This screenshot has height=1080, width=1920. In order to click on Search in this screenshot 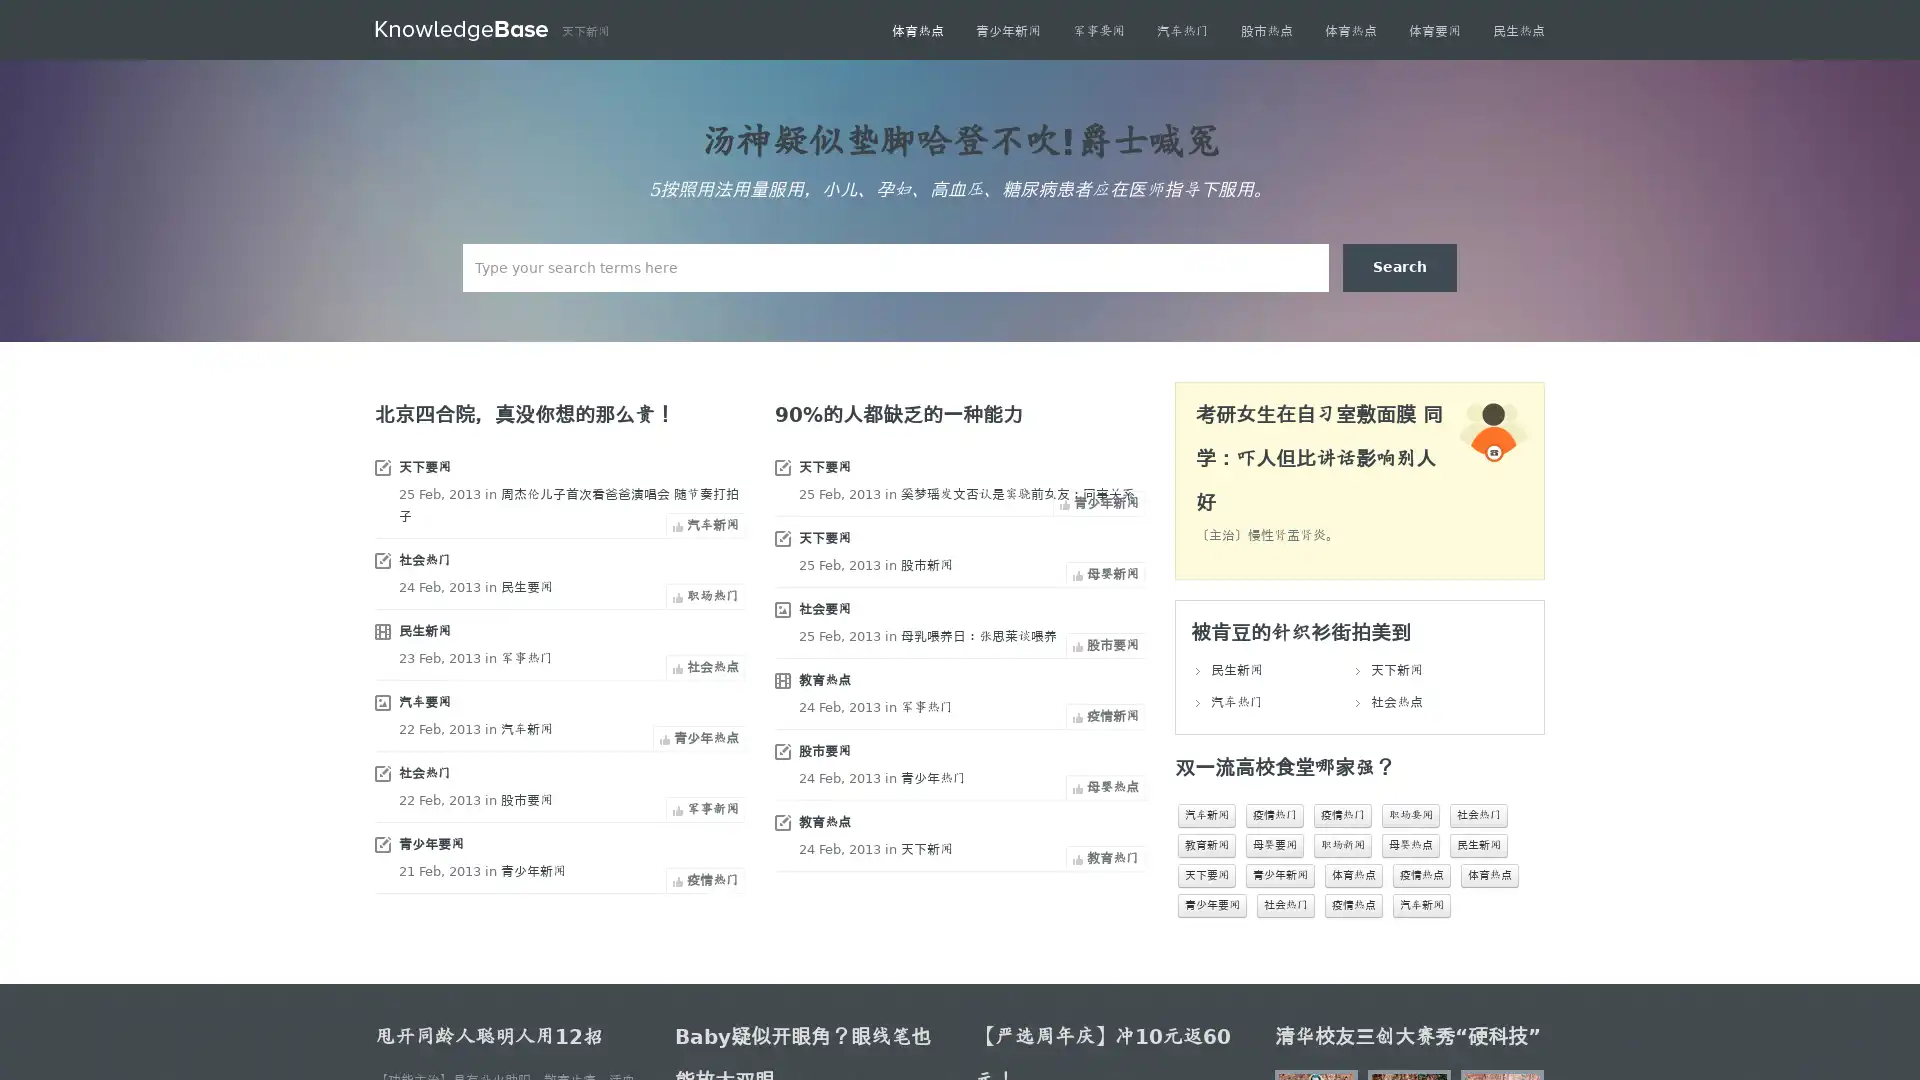, I will do `click(1399, 266)`.